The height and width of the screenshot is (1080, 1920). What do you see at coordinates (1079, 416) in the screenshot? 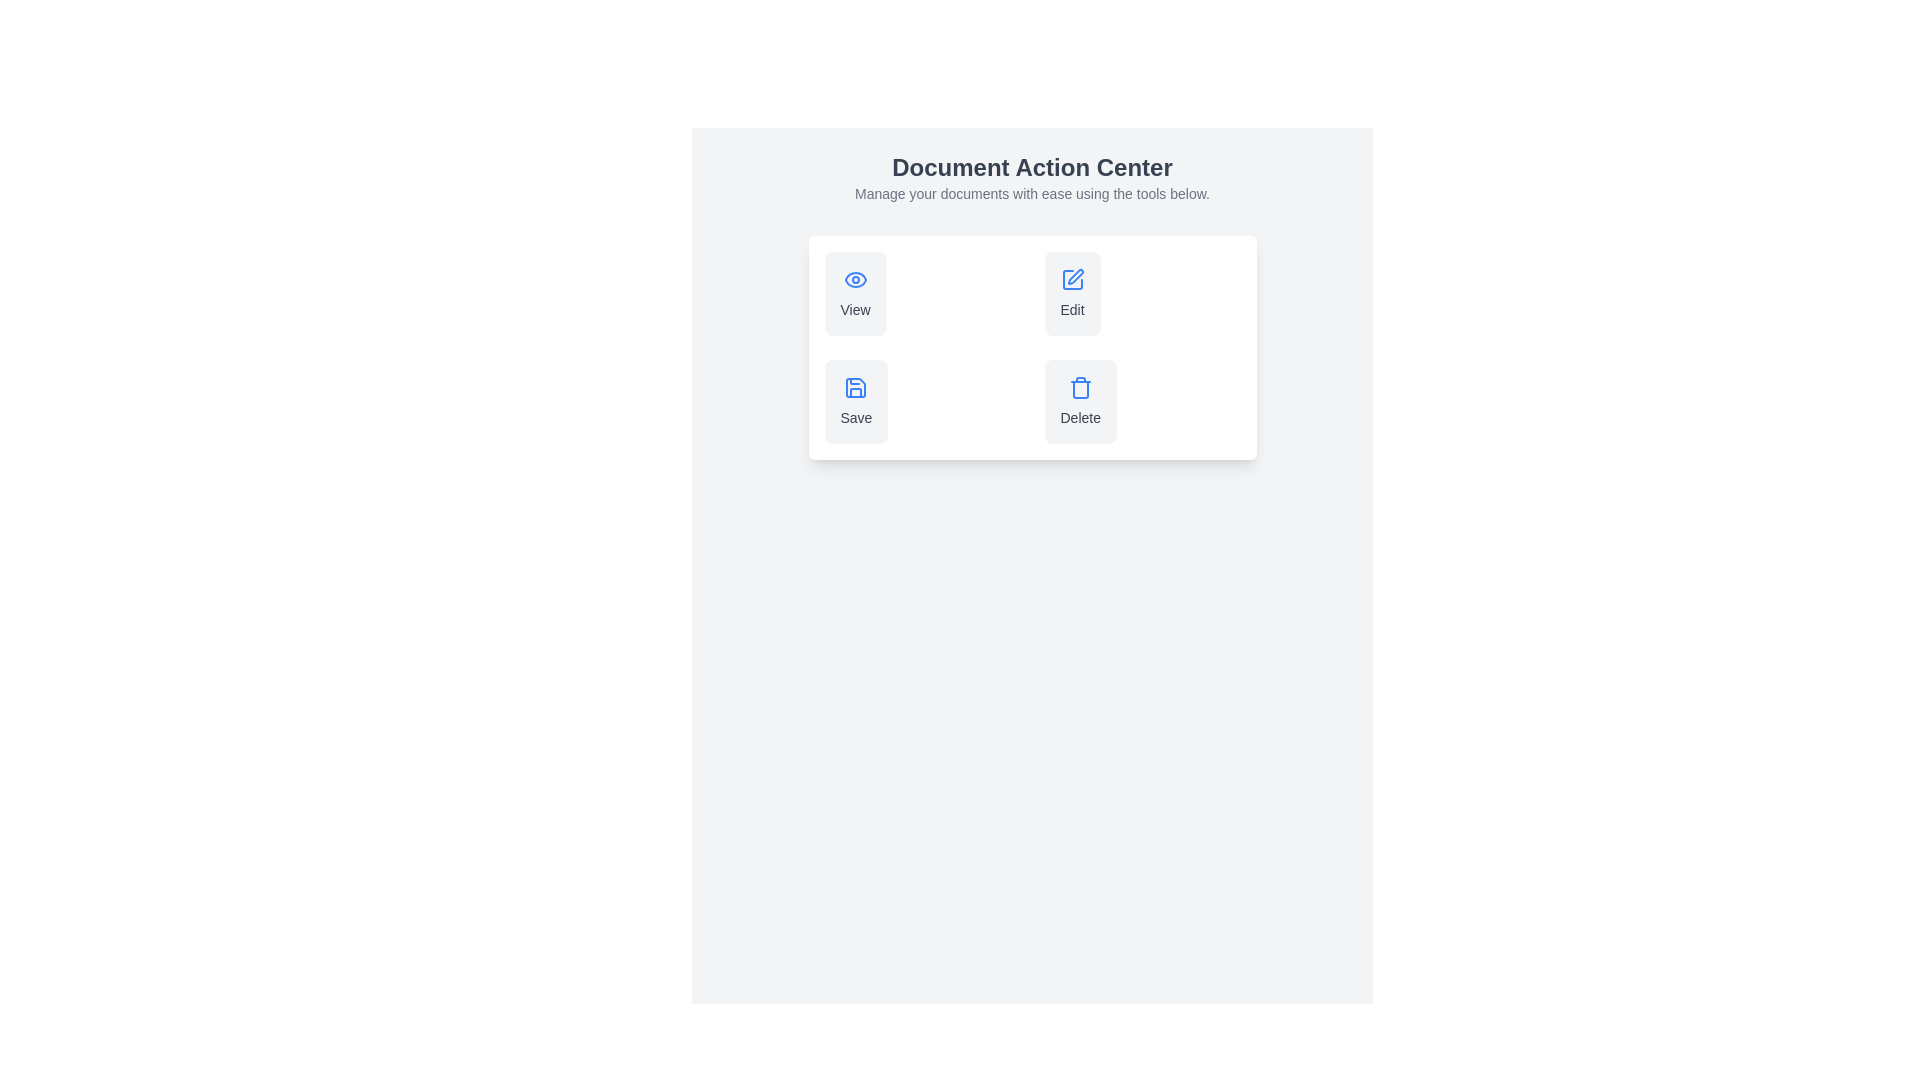
I see `the Text Label that describes the action associated with deleting an item, located below the trash can icon in the bottom-right section of the grid layout` at bounding box center [1079, 416].